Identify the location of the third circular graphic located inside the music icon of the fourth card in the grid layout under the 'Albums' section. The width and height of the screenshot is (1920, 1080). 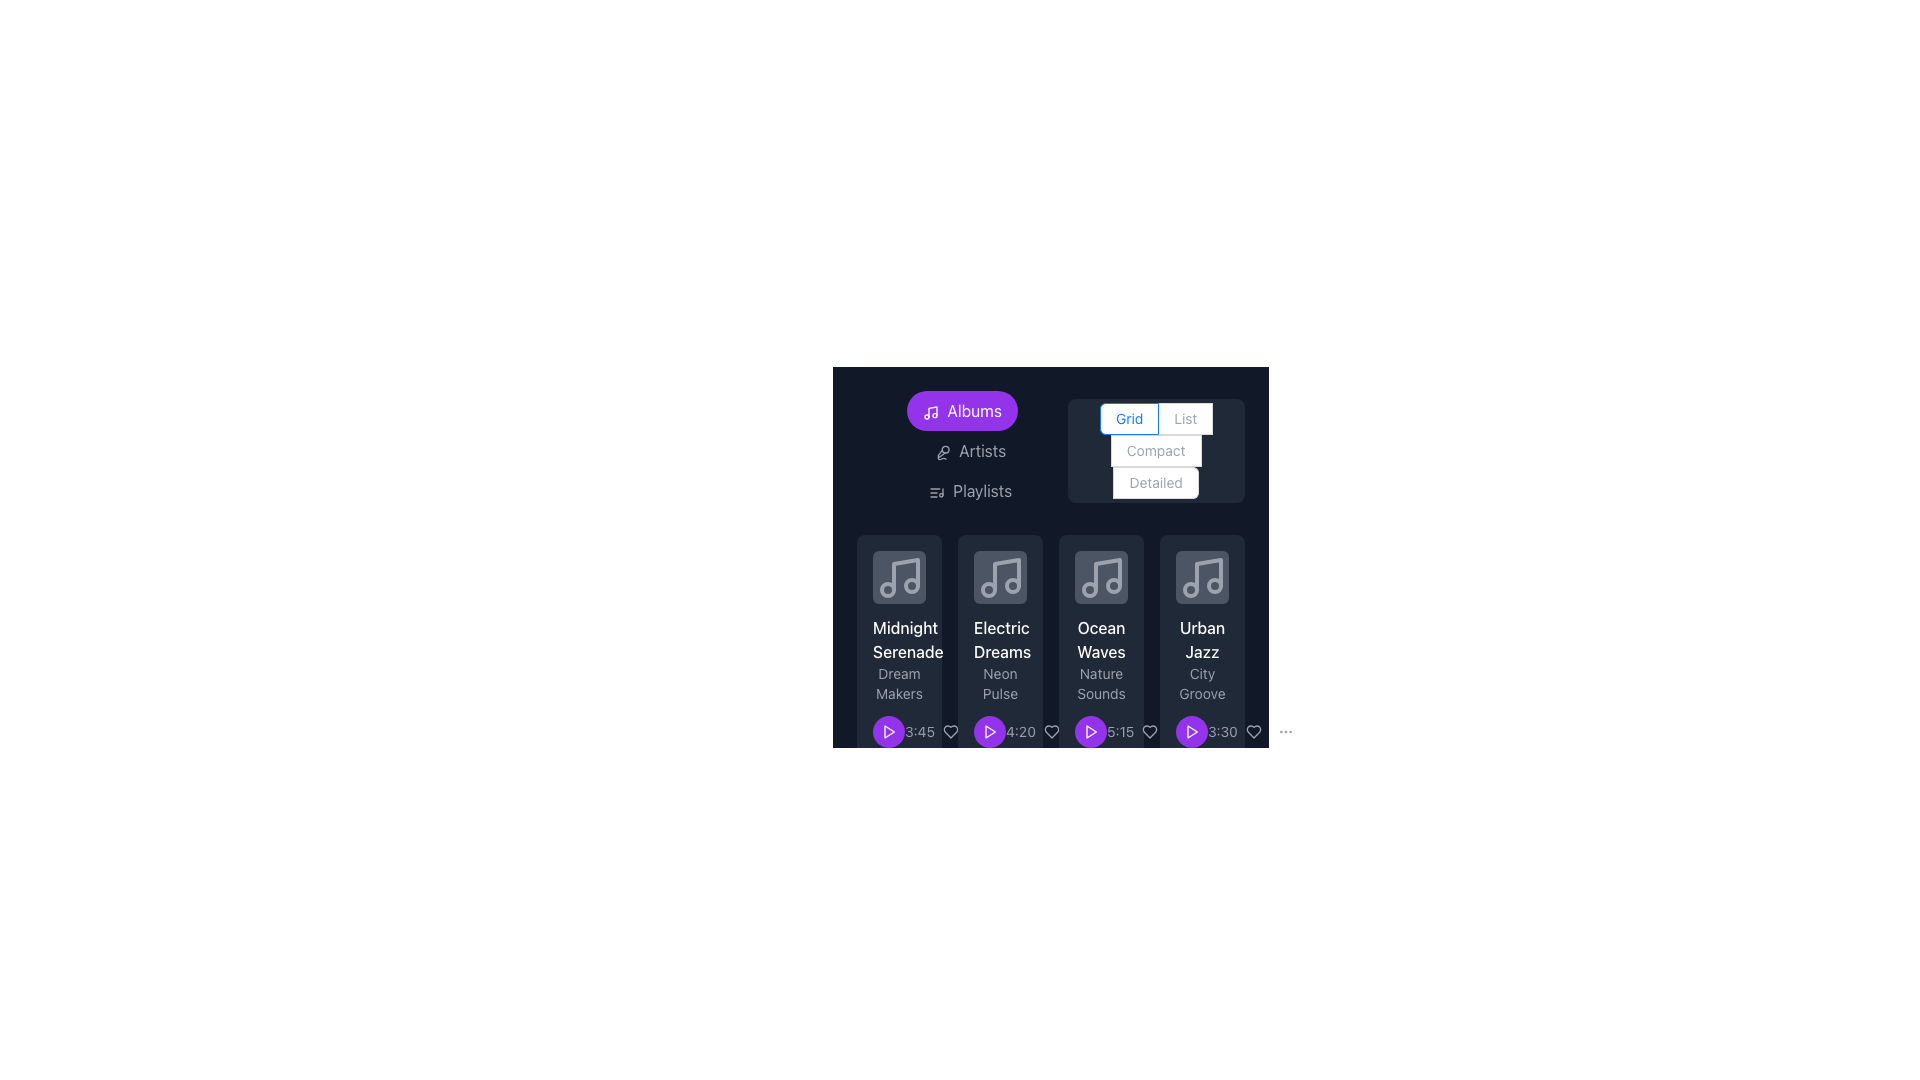
(1213, 585).